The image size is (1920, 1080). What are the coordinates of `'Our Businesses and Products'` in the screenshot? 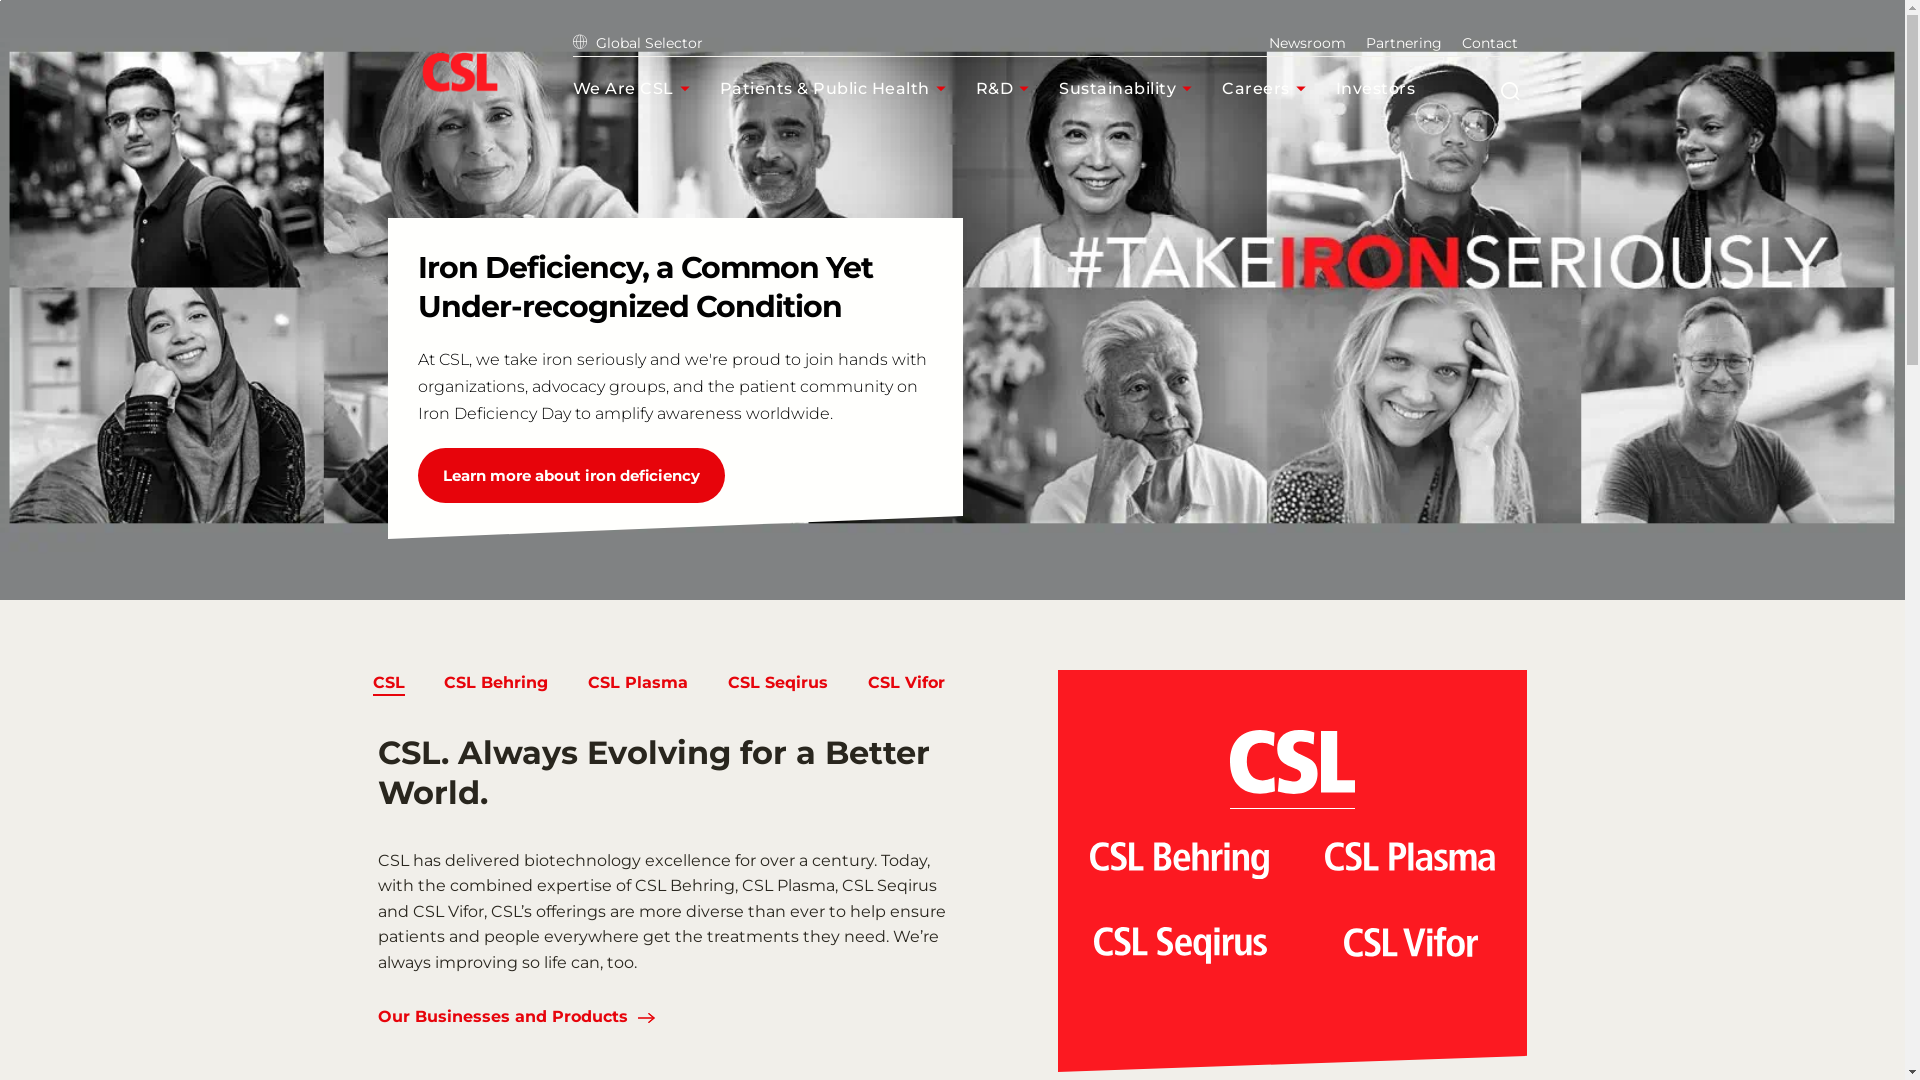 It's located at (503, 1018).